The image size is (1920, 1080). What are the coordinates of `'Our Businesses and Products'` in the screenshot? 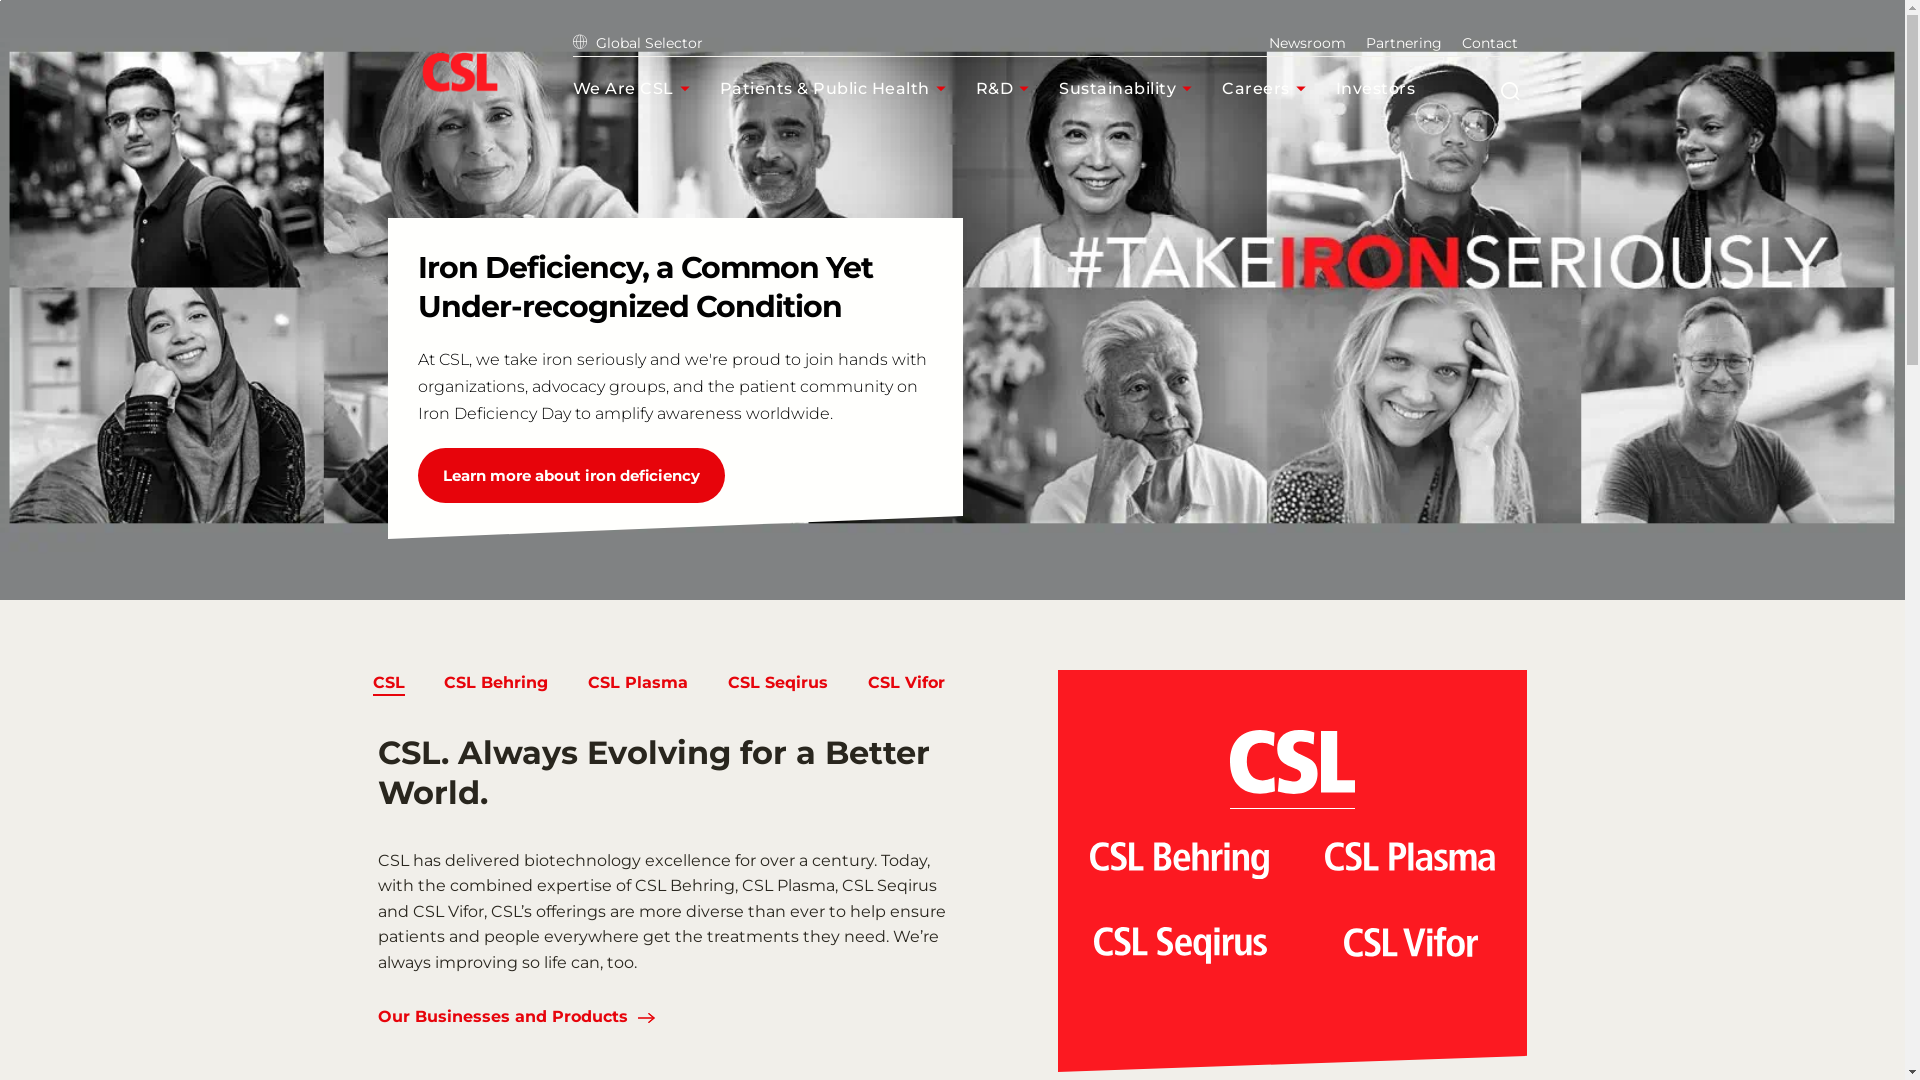 It's located at (503, 1018).